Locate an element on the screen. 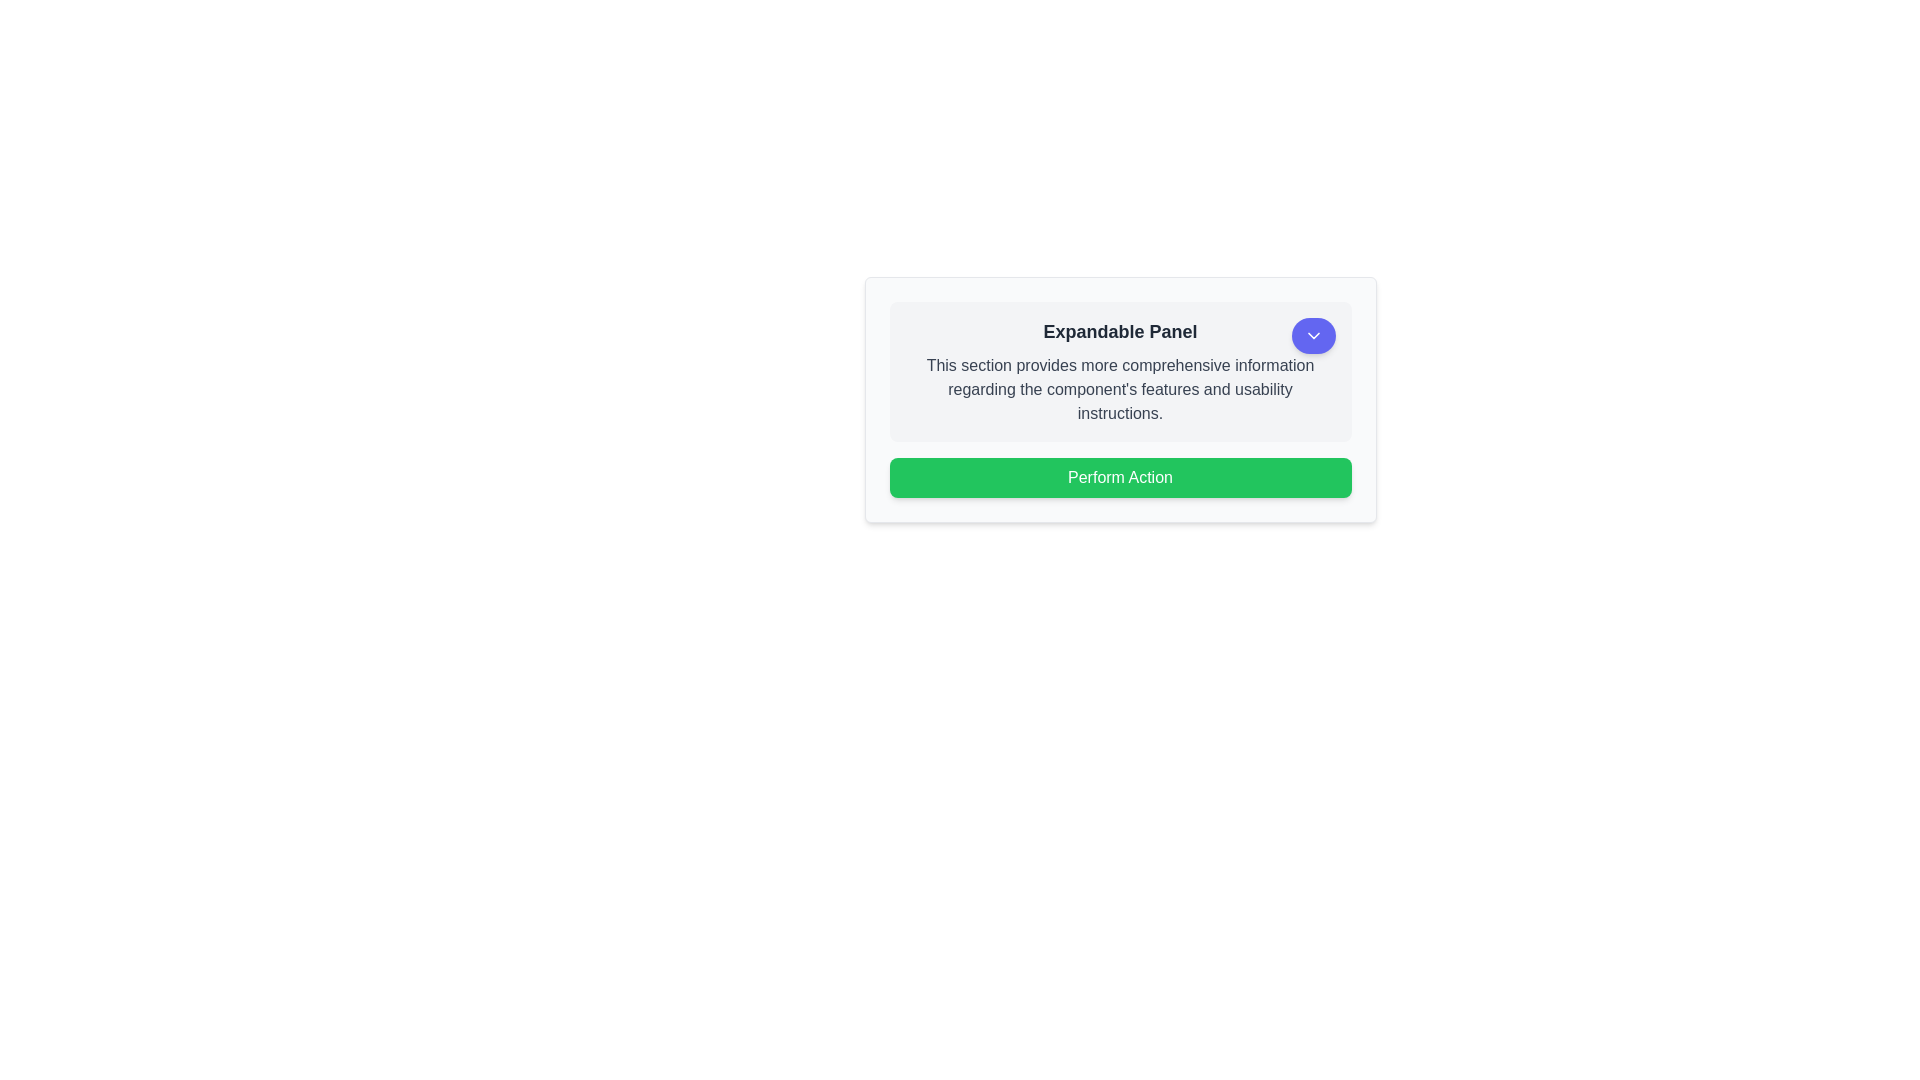  the button located at the bottom-center of an expandable panel, positioned directly below a descriptive text area is located at coordinates (1120, 478).